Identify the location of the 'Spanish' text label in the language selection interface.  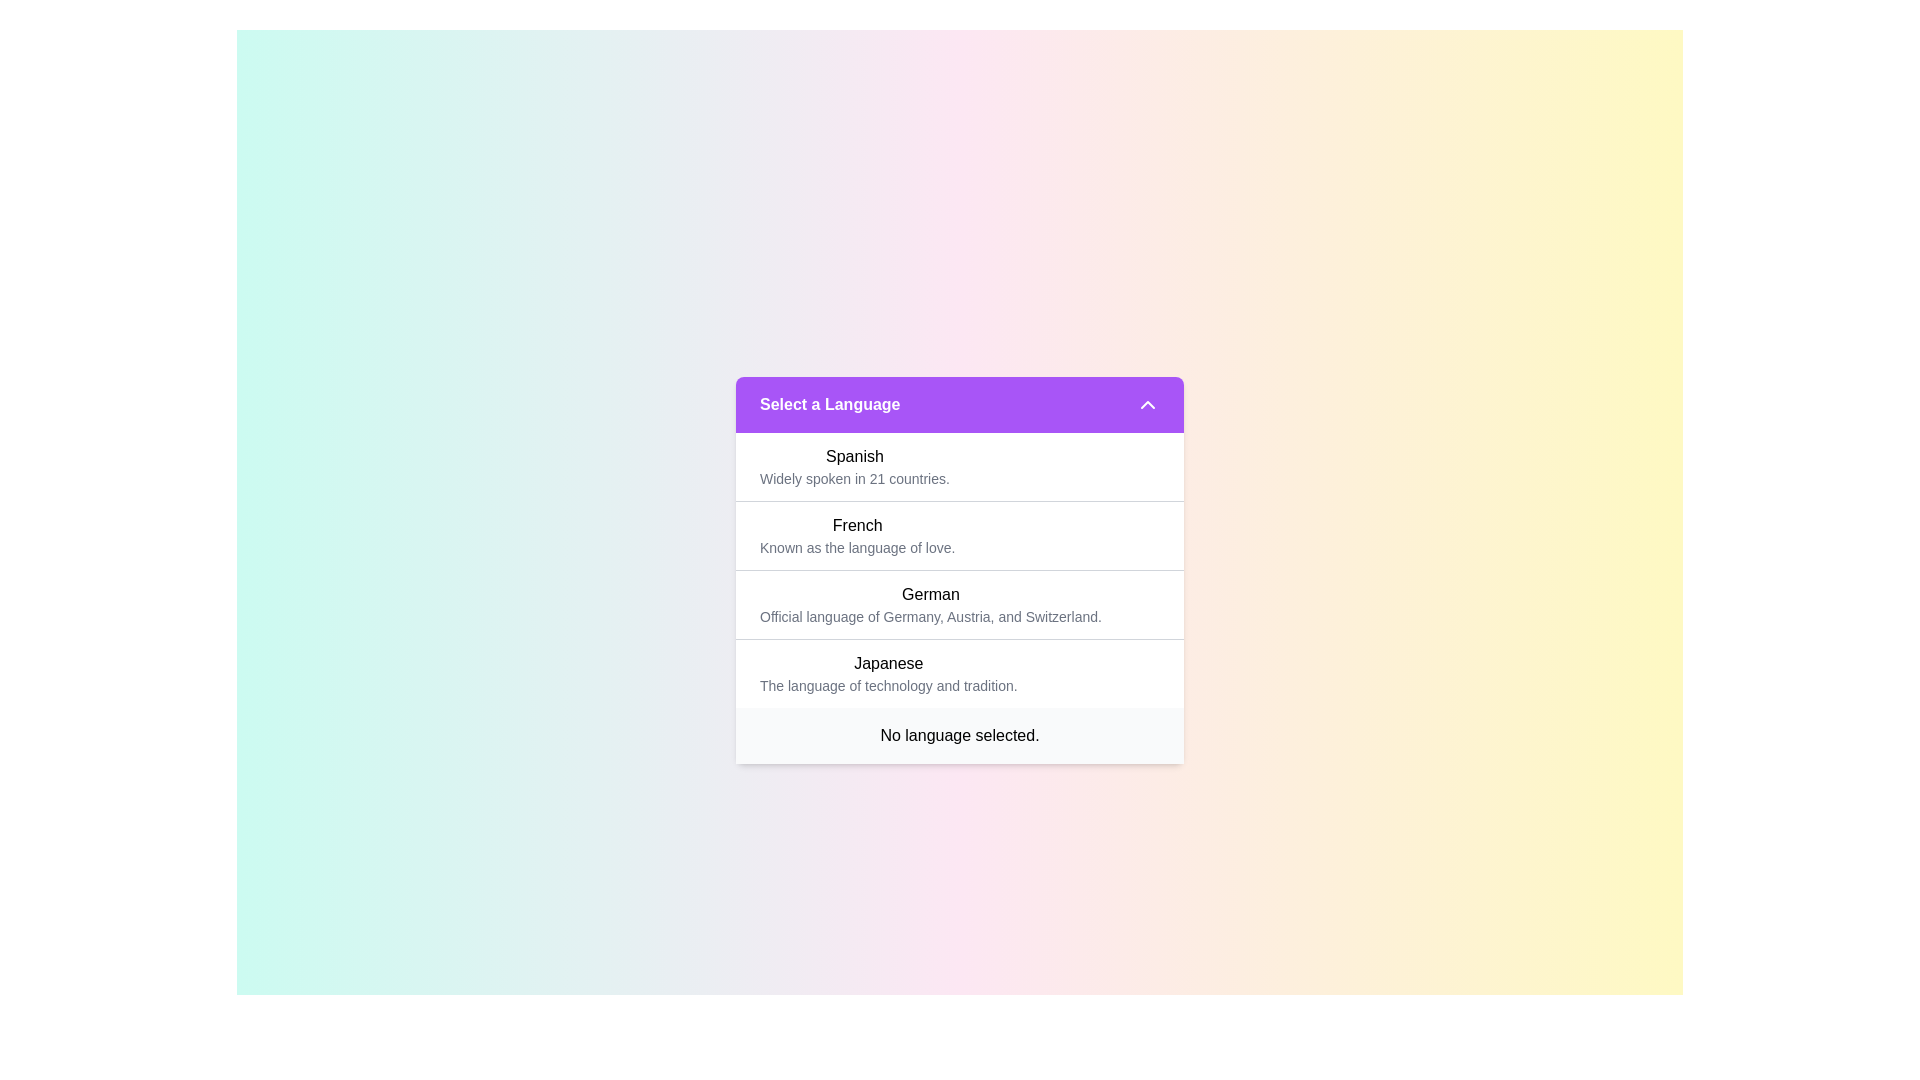
(854, 456).